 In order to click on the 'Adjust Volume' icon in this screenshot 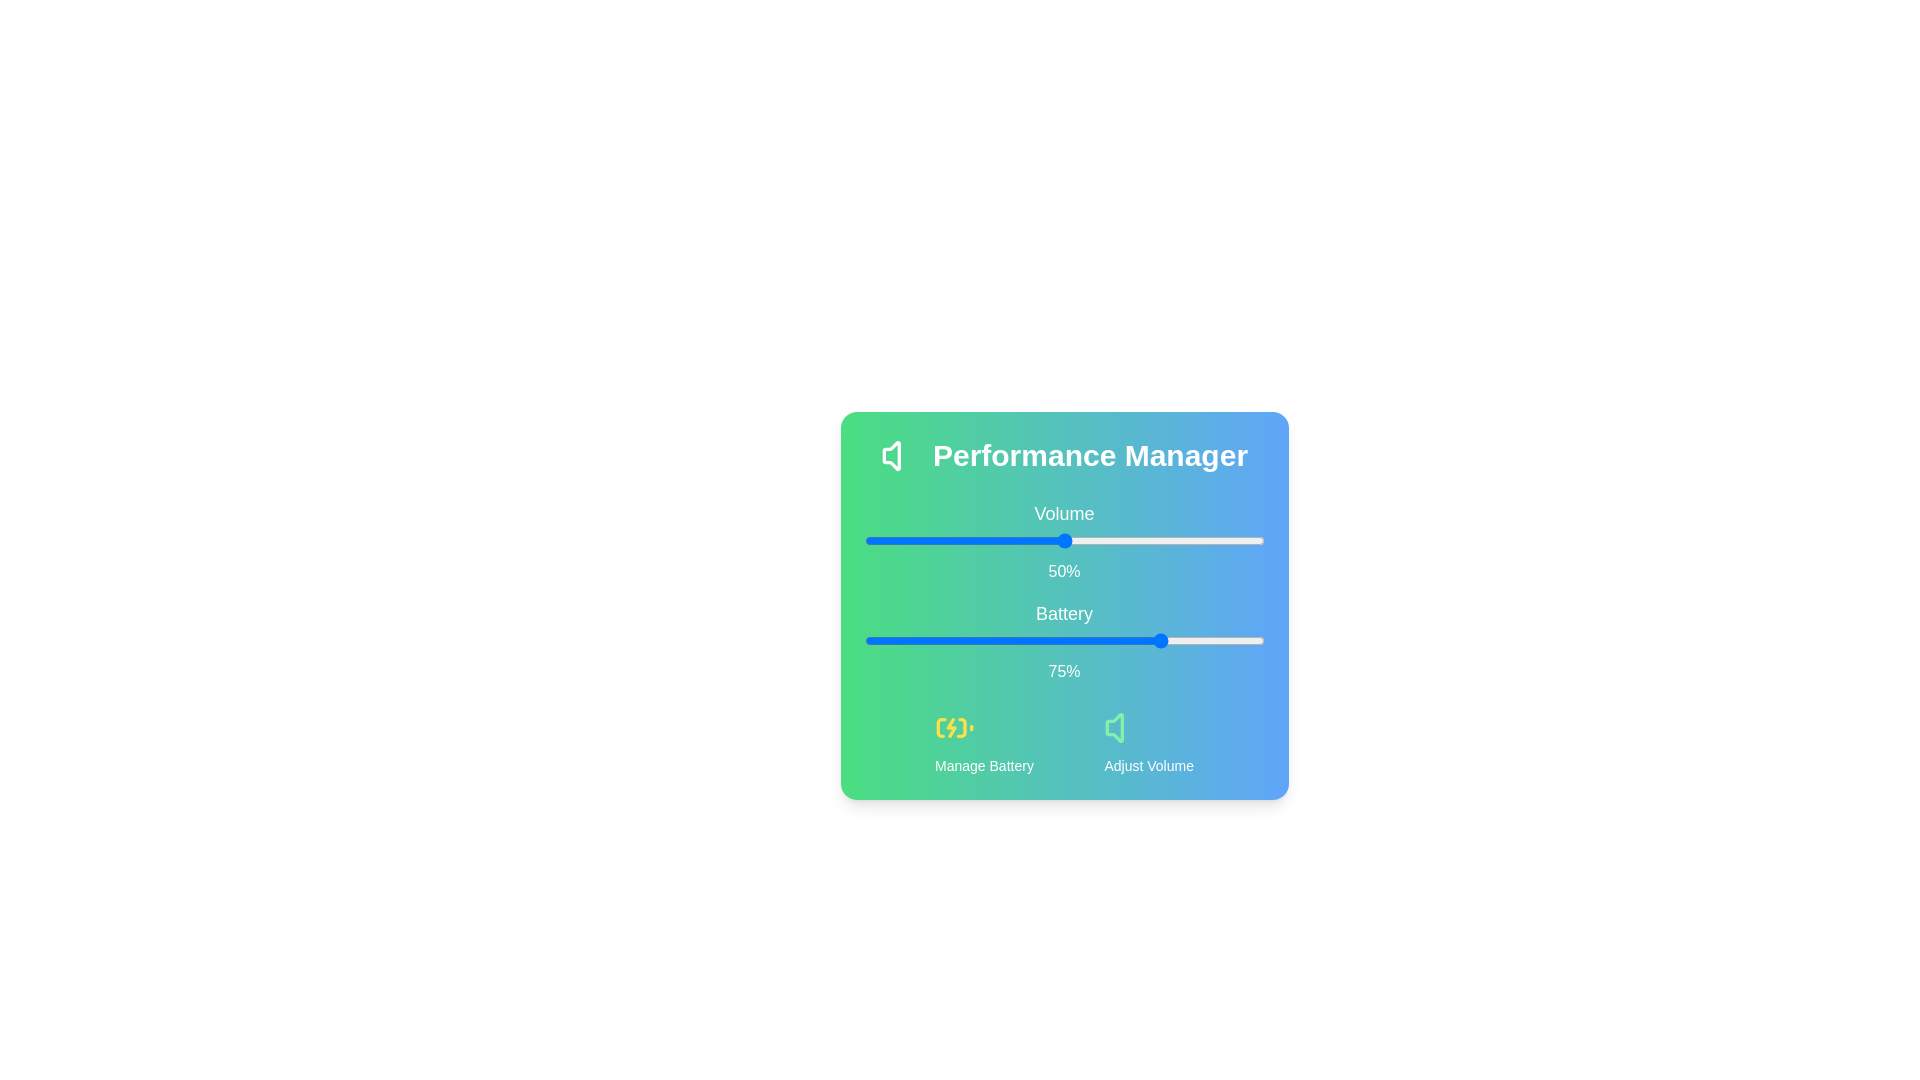, I will do `click(1149, 741)`.